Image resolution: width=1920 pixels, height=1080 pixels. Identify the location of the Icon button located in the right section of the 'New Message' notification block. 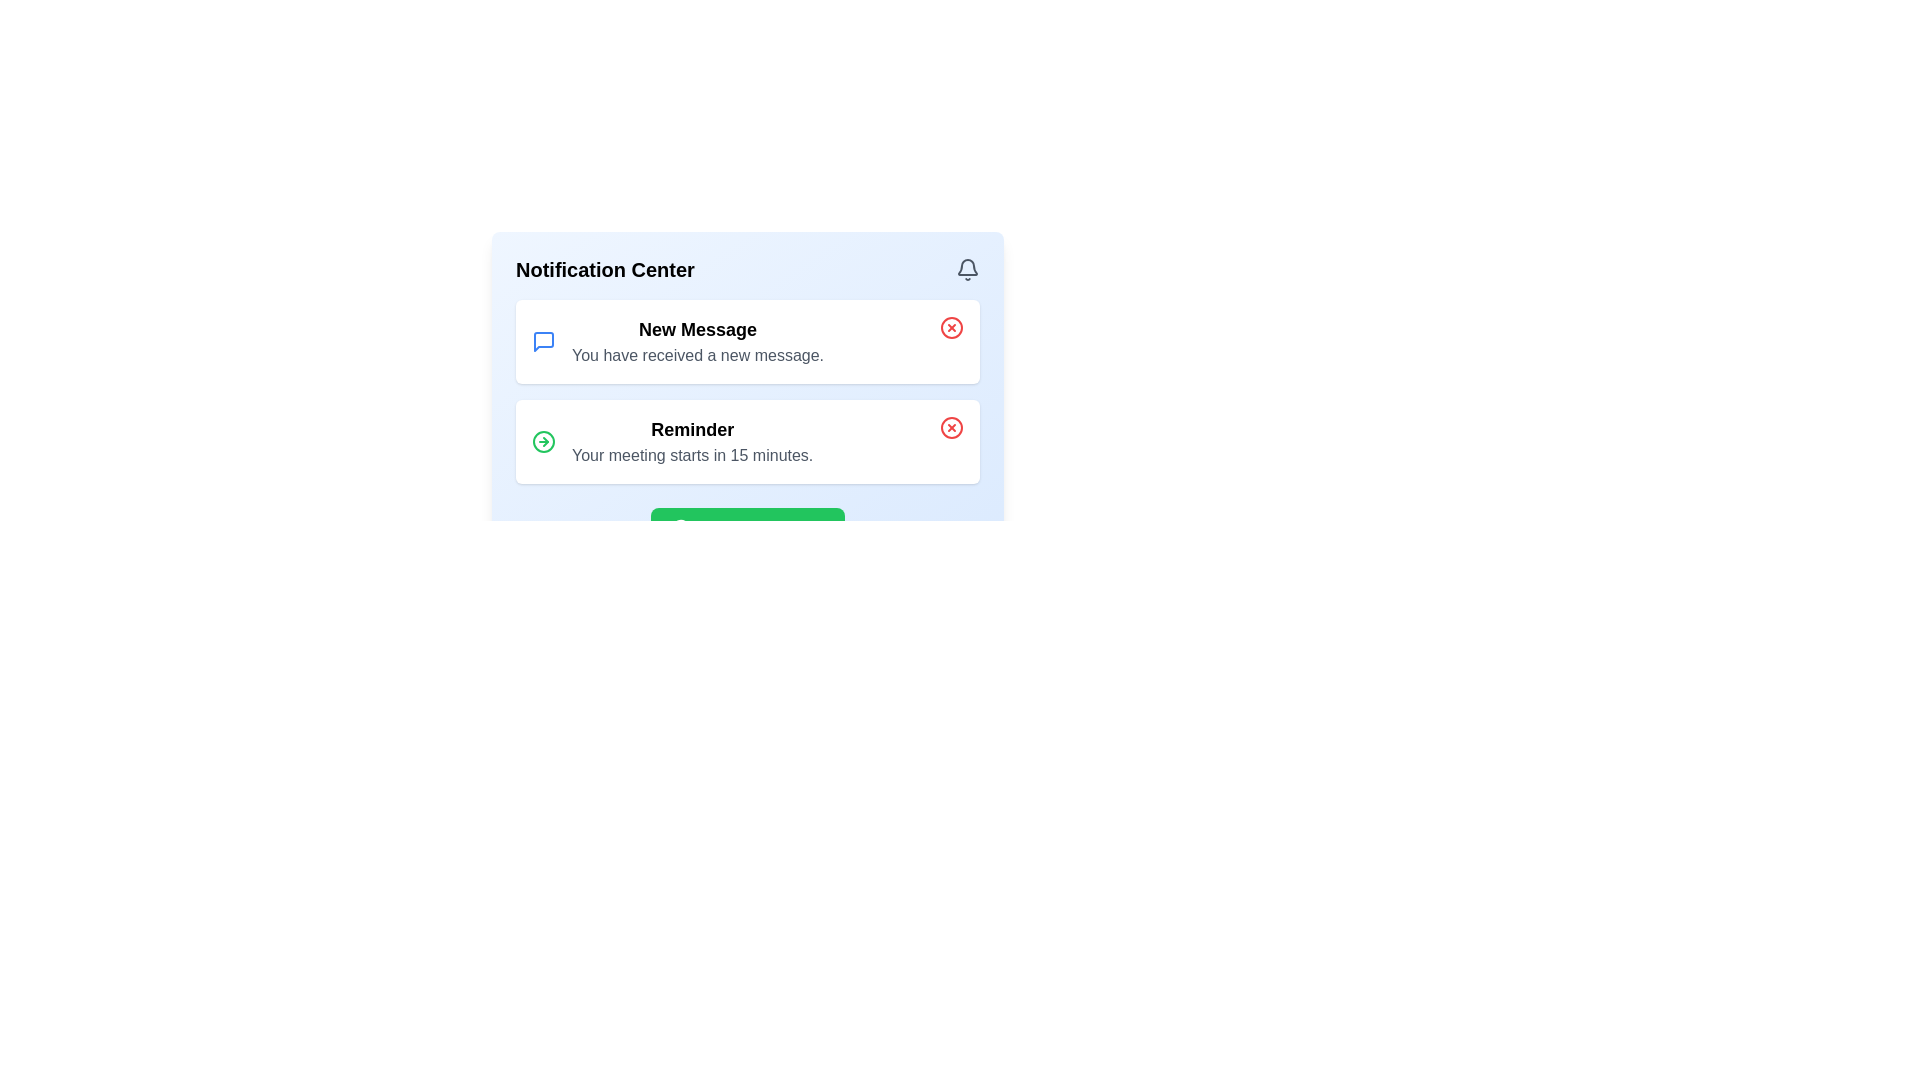
(950, 326).